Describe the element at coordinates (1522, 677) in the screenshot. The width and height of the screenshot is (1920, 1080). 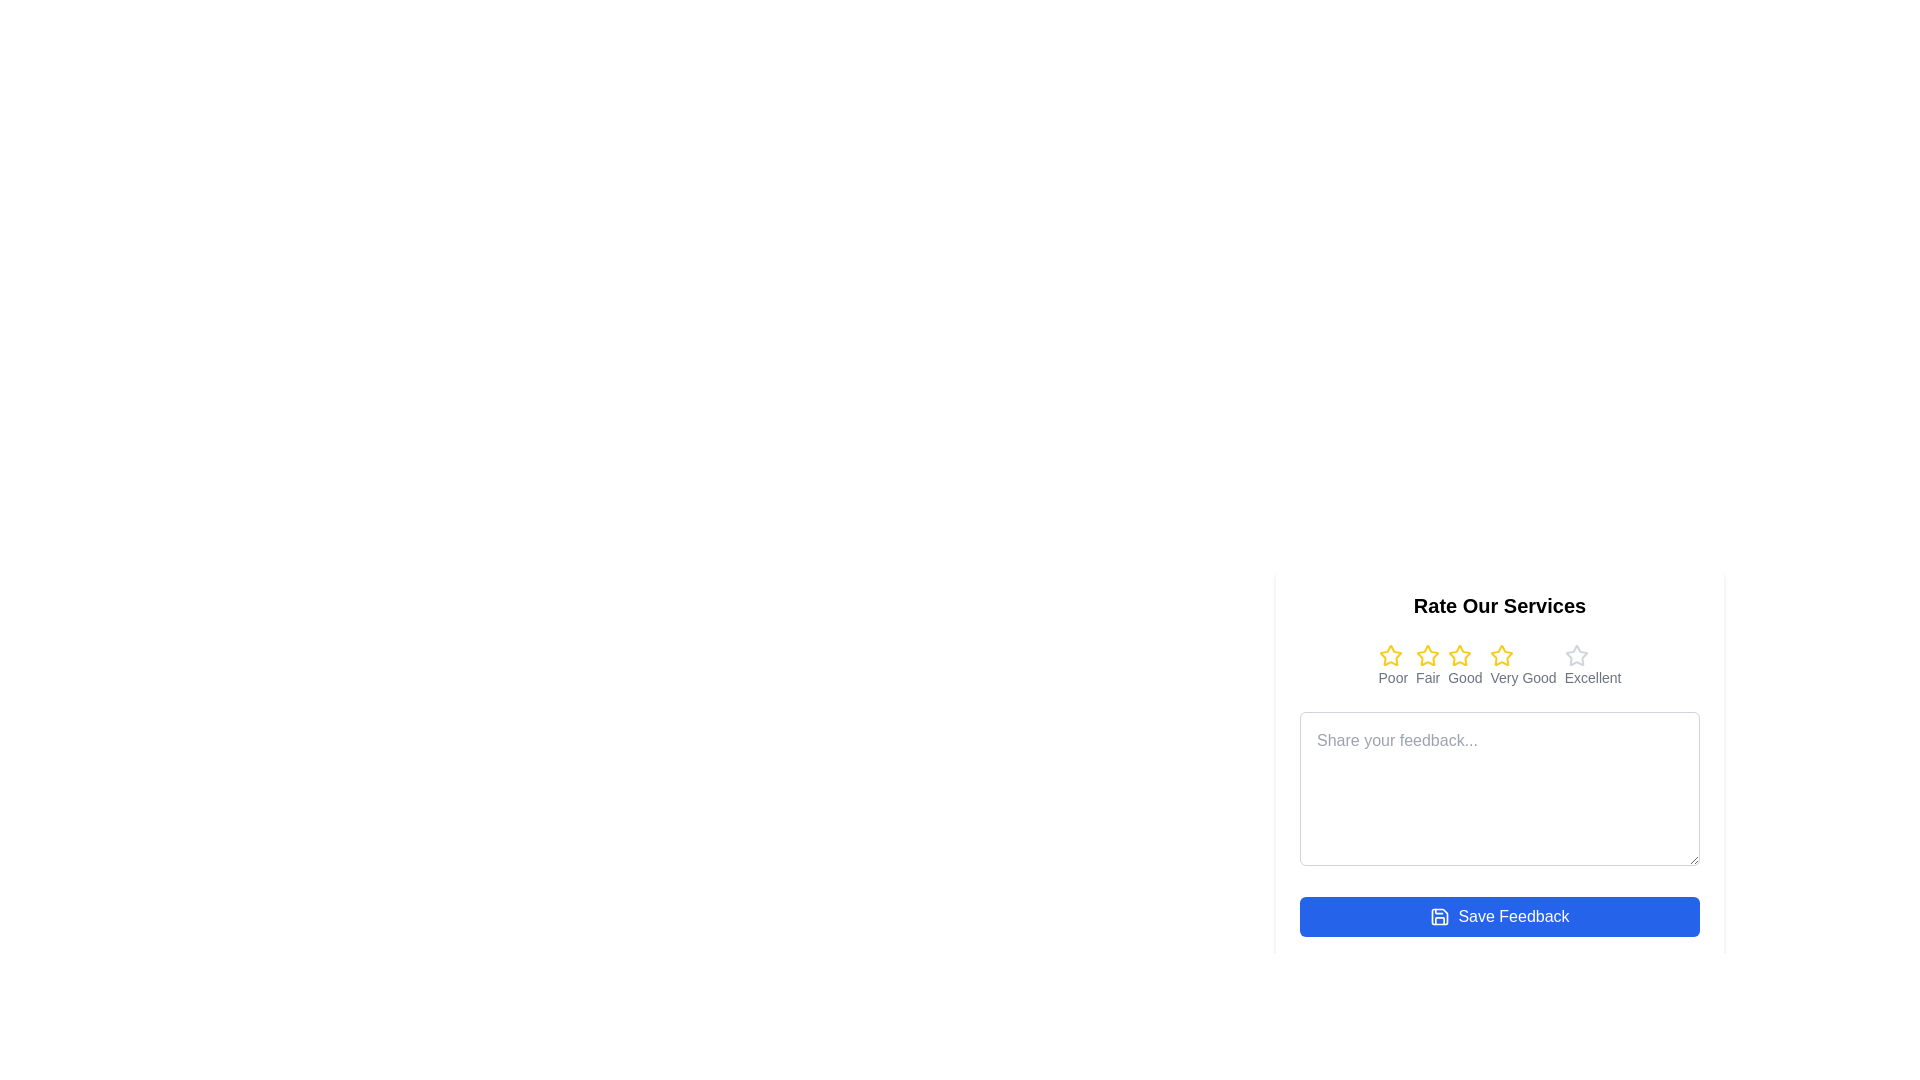
I see `the light gray text label displaying 'Very Good', which is the fourth label in a horizontal list of feedback options located below the fourth star icon in the five-star rating bar` at that location.